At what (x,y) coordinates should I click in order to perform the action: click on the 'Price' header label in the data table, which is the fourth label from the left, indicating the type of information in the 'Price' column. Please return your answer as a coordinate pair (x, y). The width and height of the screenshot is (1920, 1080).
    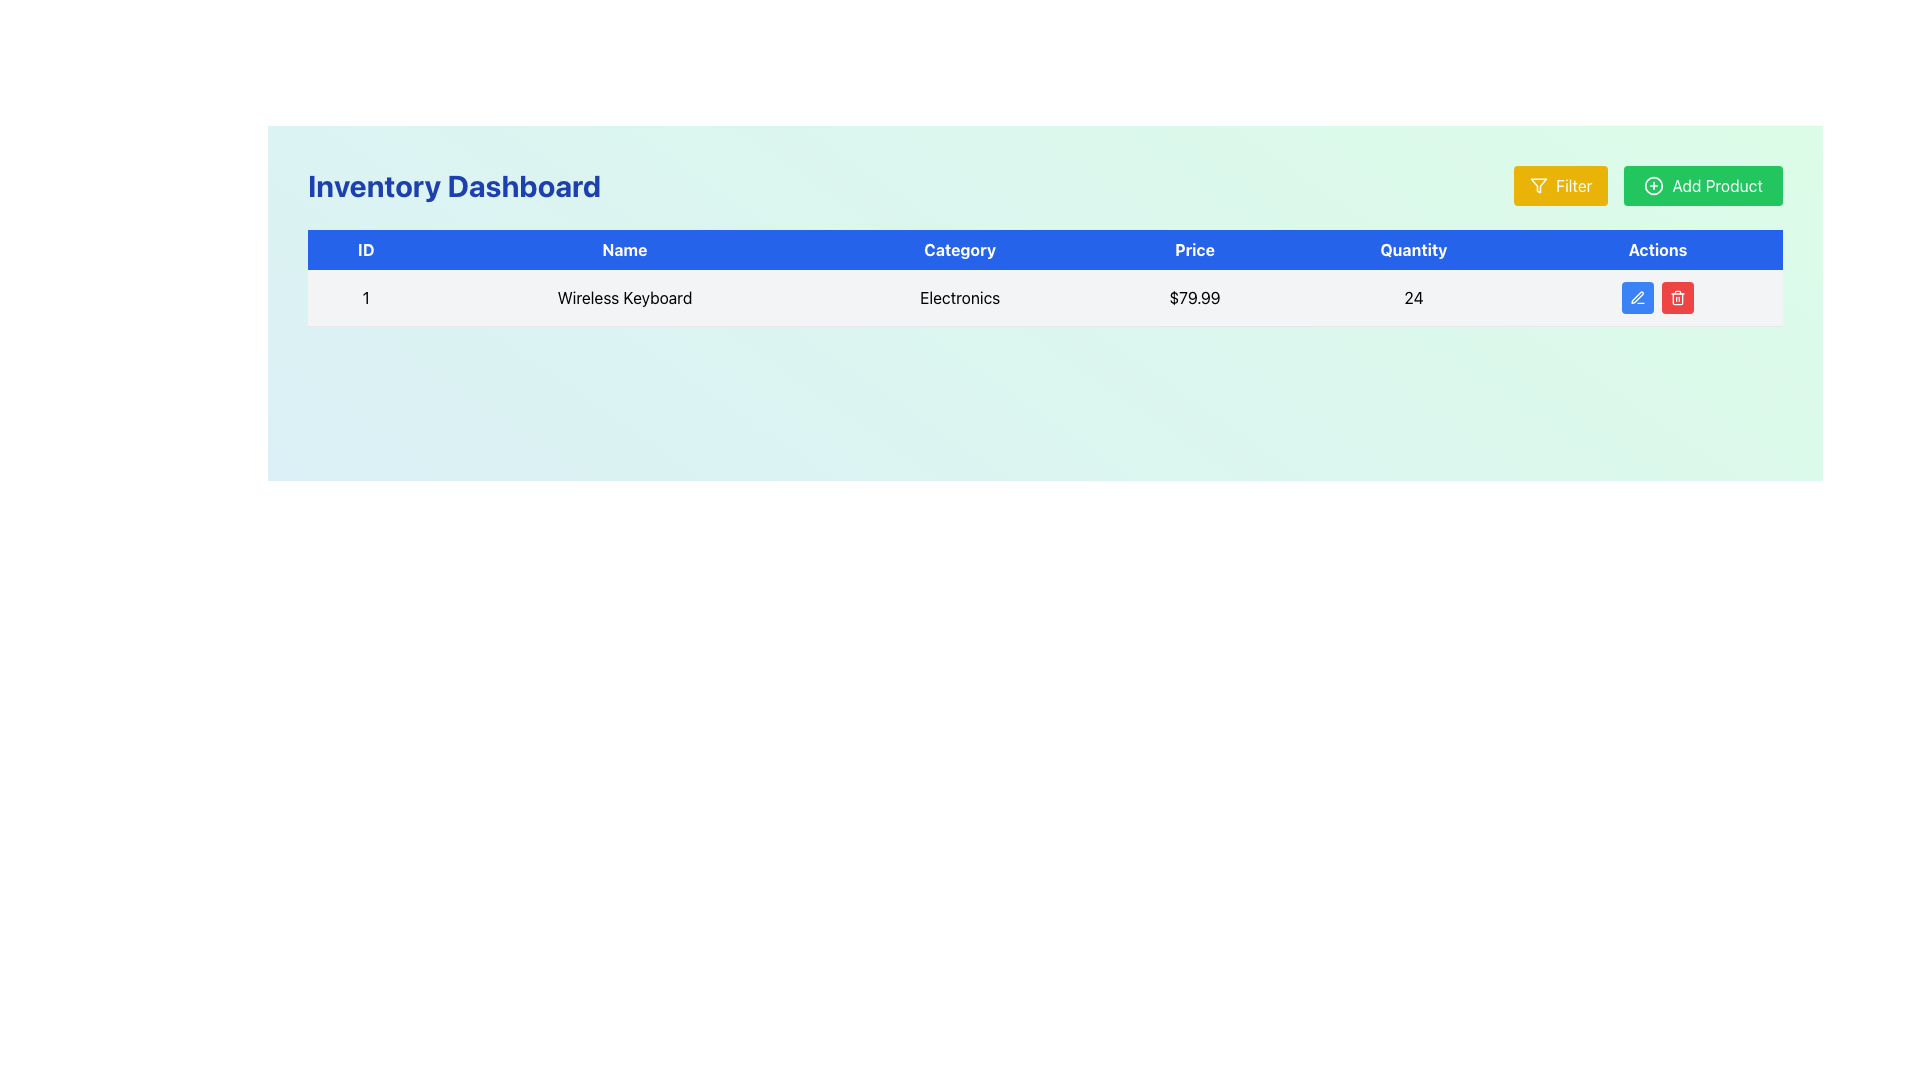
    Looking at the image, I should click on (1195, 249).